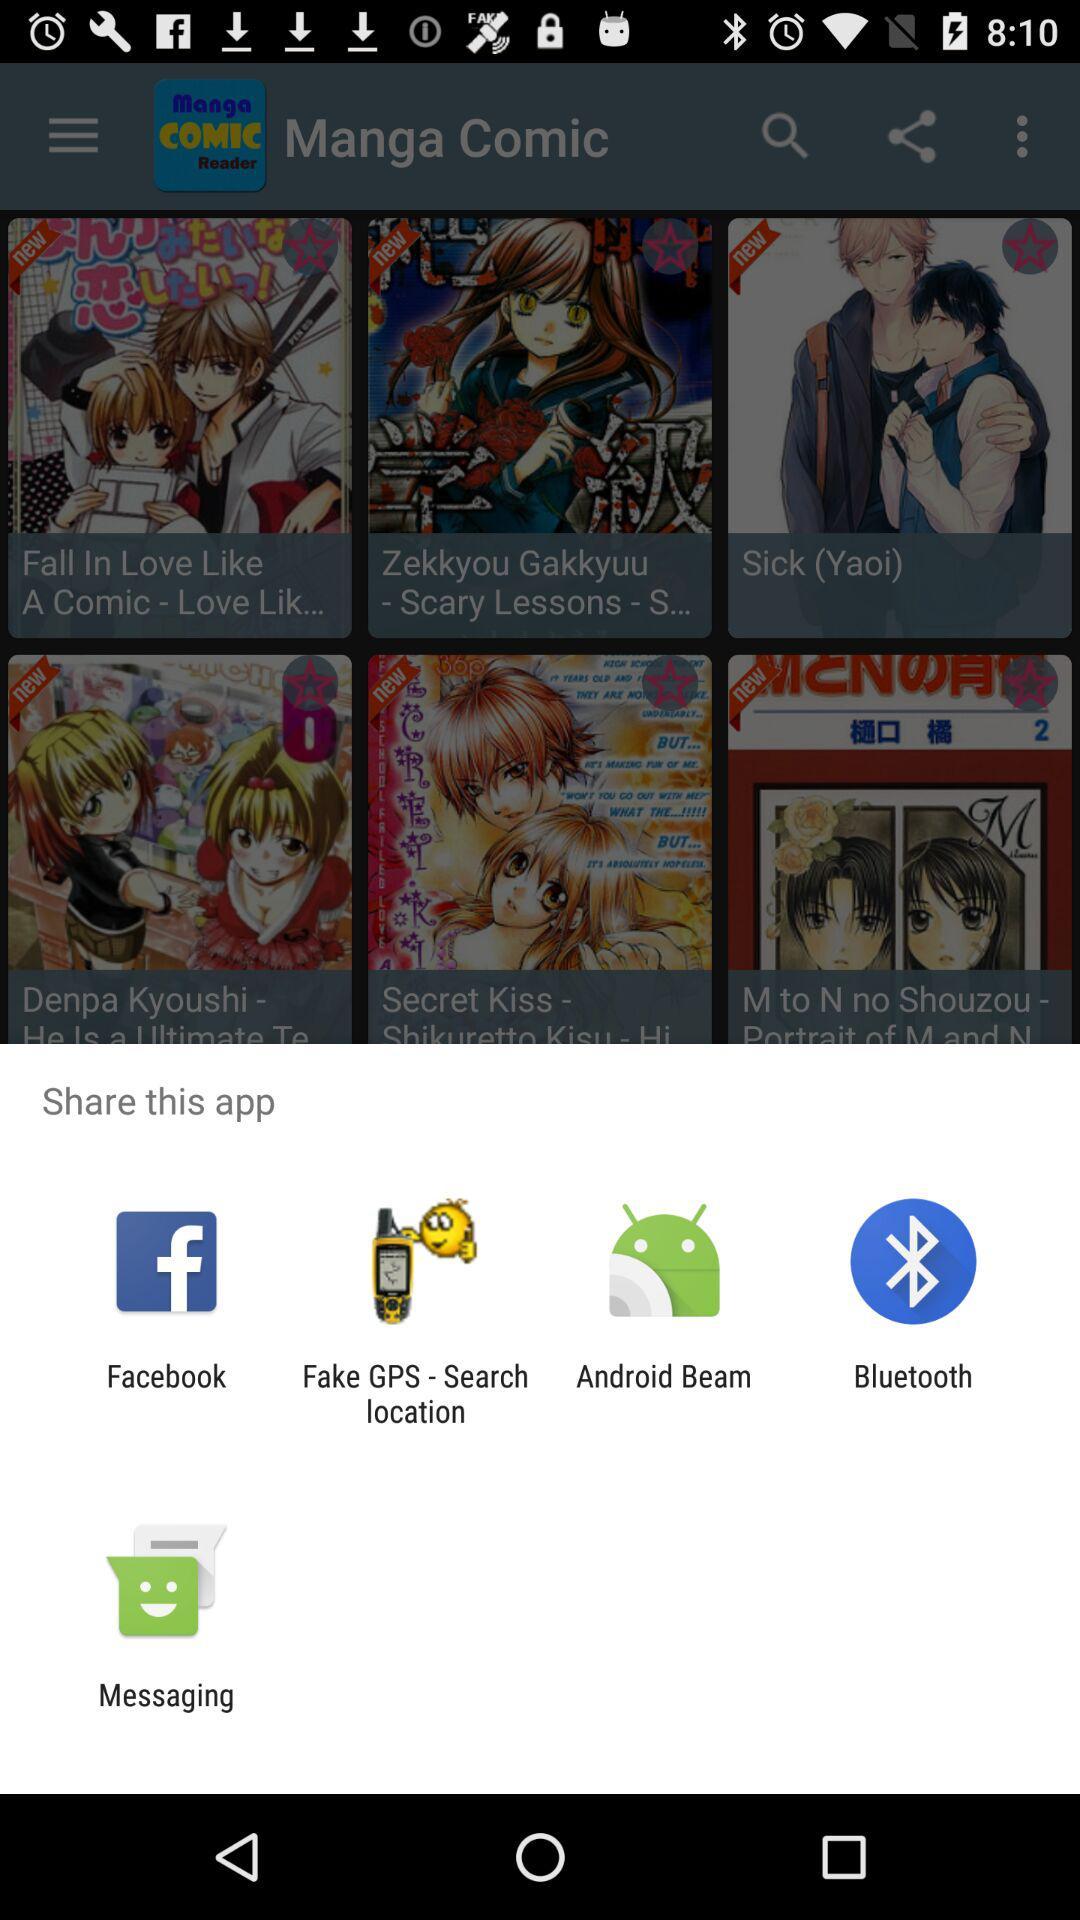 This screenshot has height=1920, width=1080. Describe the element at coordinates (913, 1392) in the screenshot. I see `icon to the right of the android beam icon` at that location.